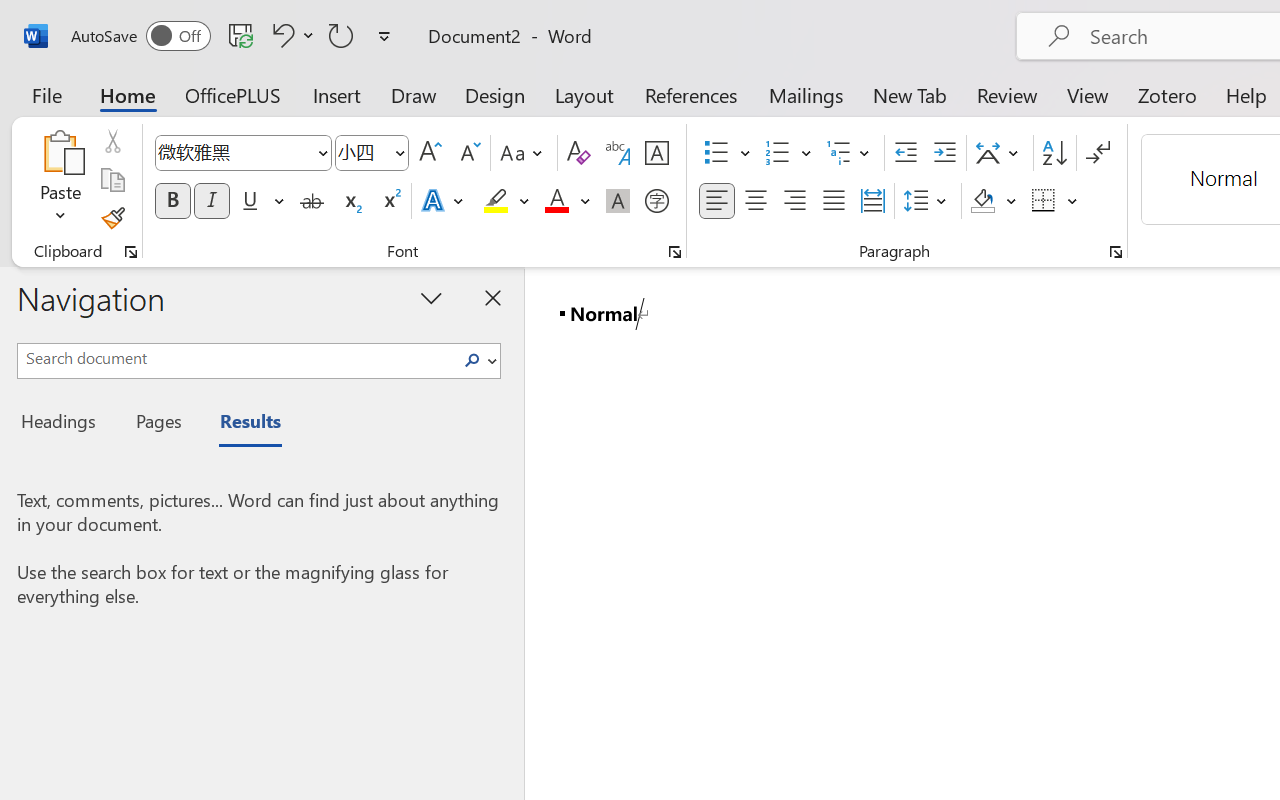  I want to click on 'Multilevel List', so click(850, 153).